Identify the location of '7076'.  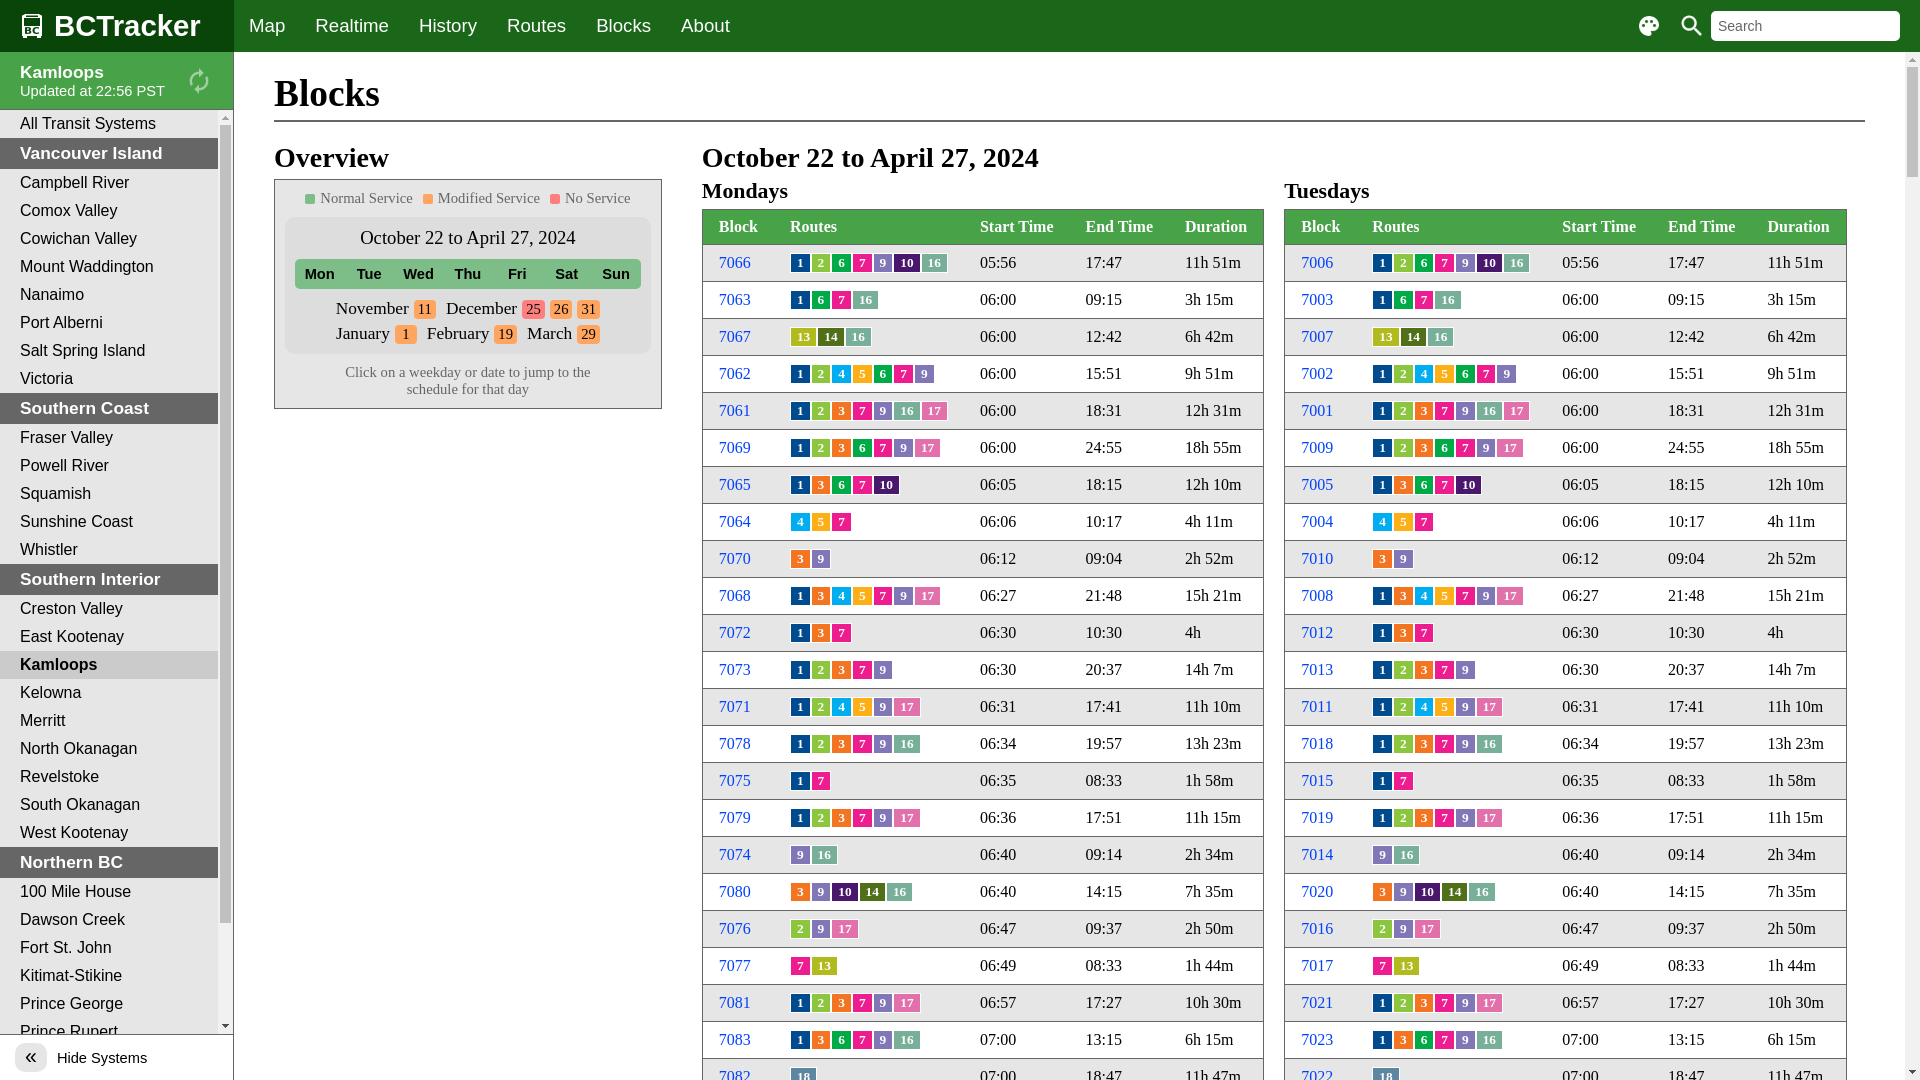
(719, 928).